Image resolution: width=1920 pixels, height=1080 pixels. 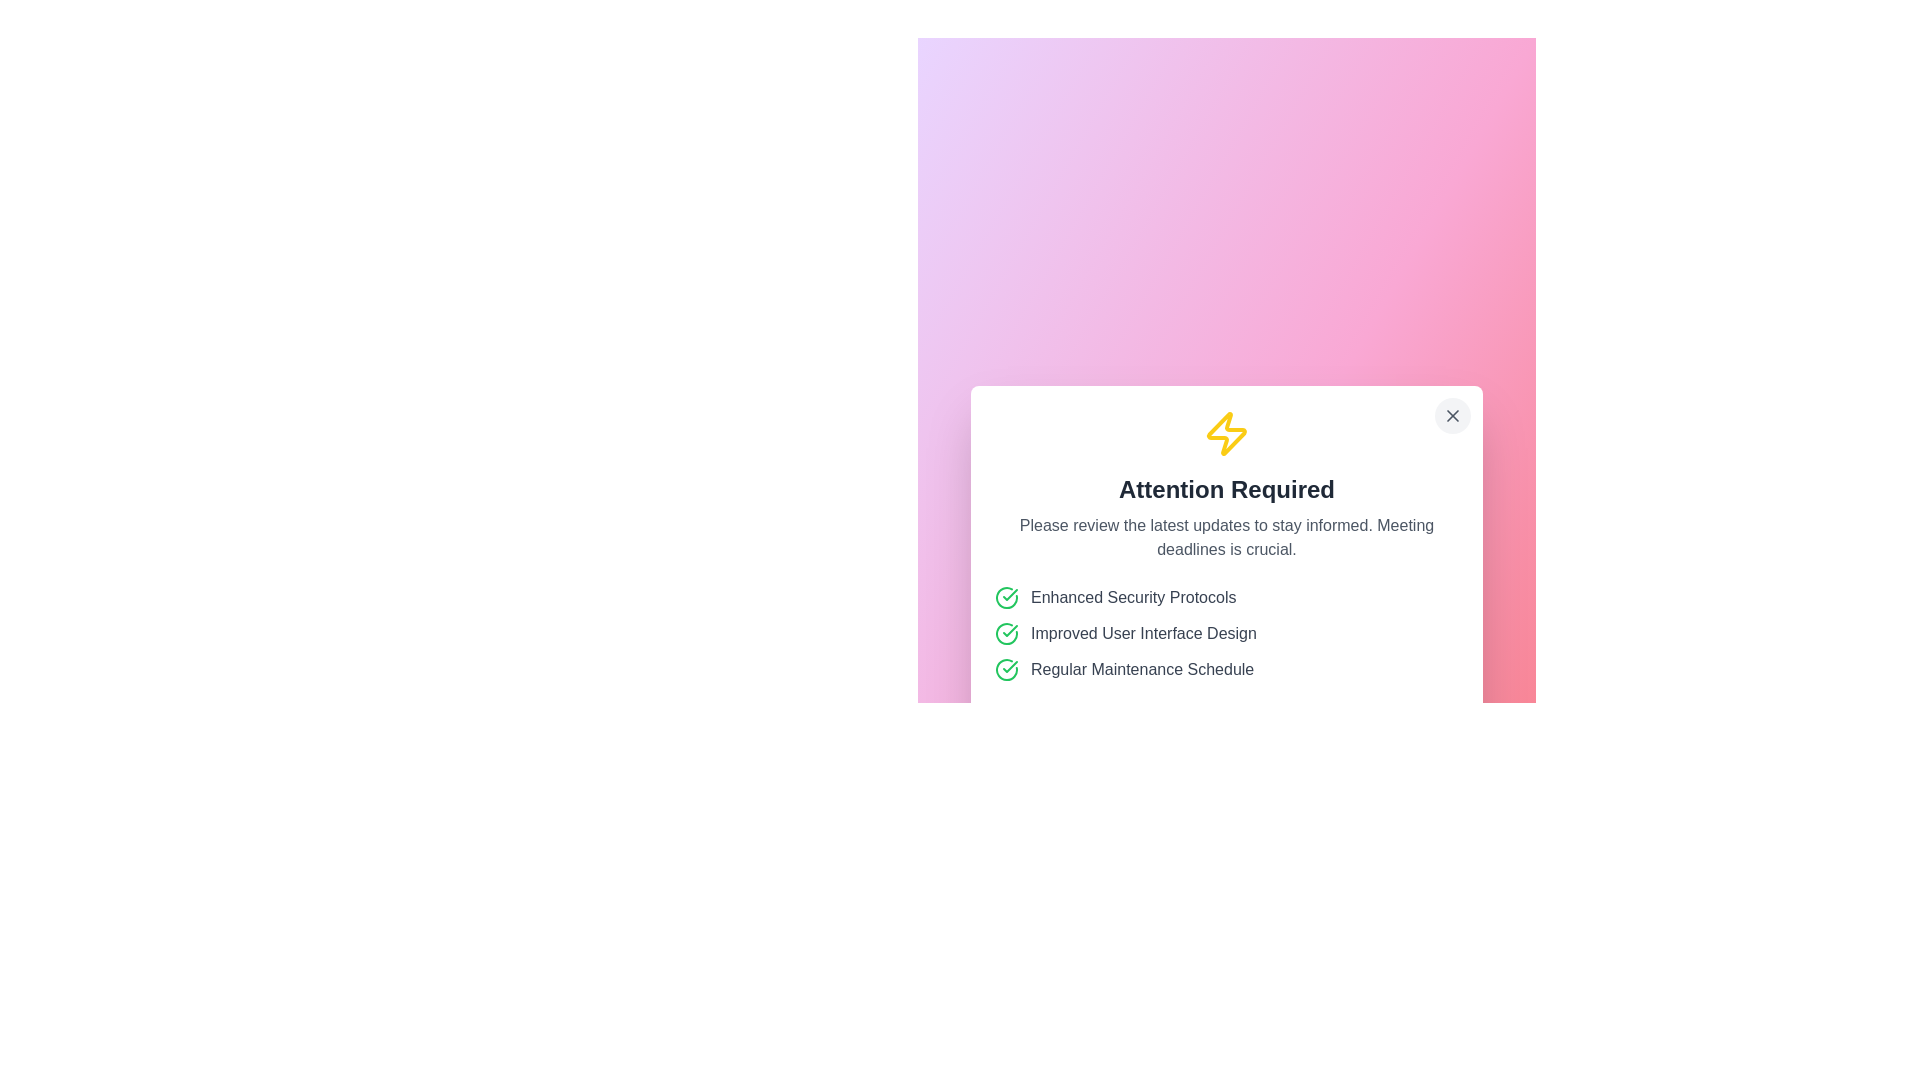 What do you see at coordinates (1010, 593) in the screenshot?
I see `the status indicated by the Checkmark icon located in the middle of the green circular icon next to the 'Enhanced Security Protocols' text` at bounding box center [1010, 593].